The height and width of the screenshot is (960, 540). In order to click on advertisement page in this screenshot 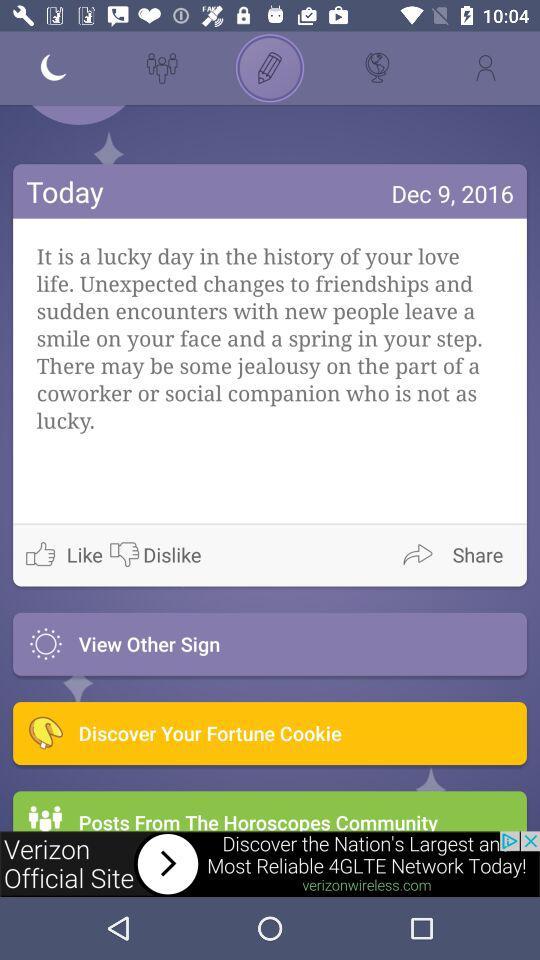, I will do `click(270, 863)`.